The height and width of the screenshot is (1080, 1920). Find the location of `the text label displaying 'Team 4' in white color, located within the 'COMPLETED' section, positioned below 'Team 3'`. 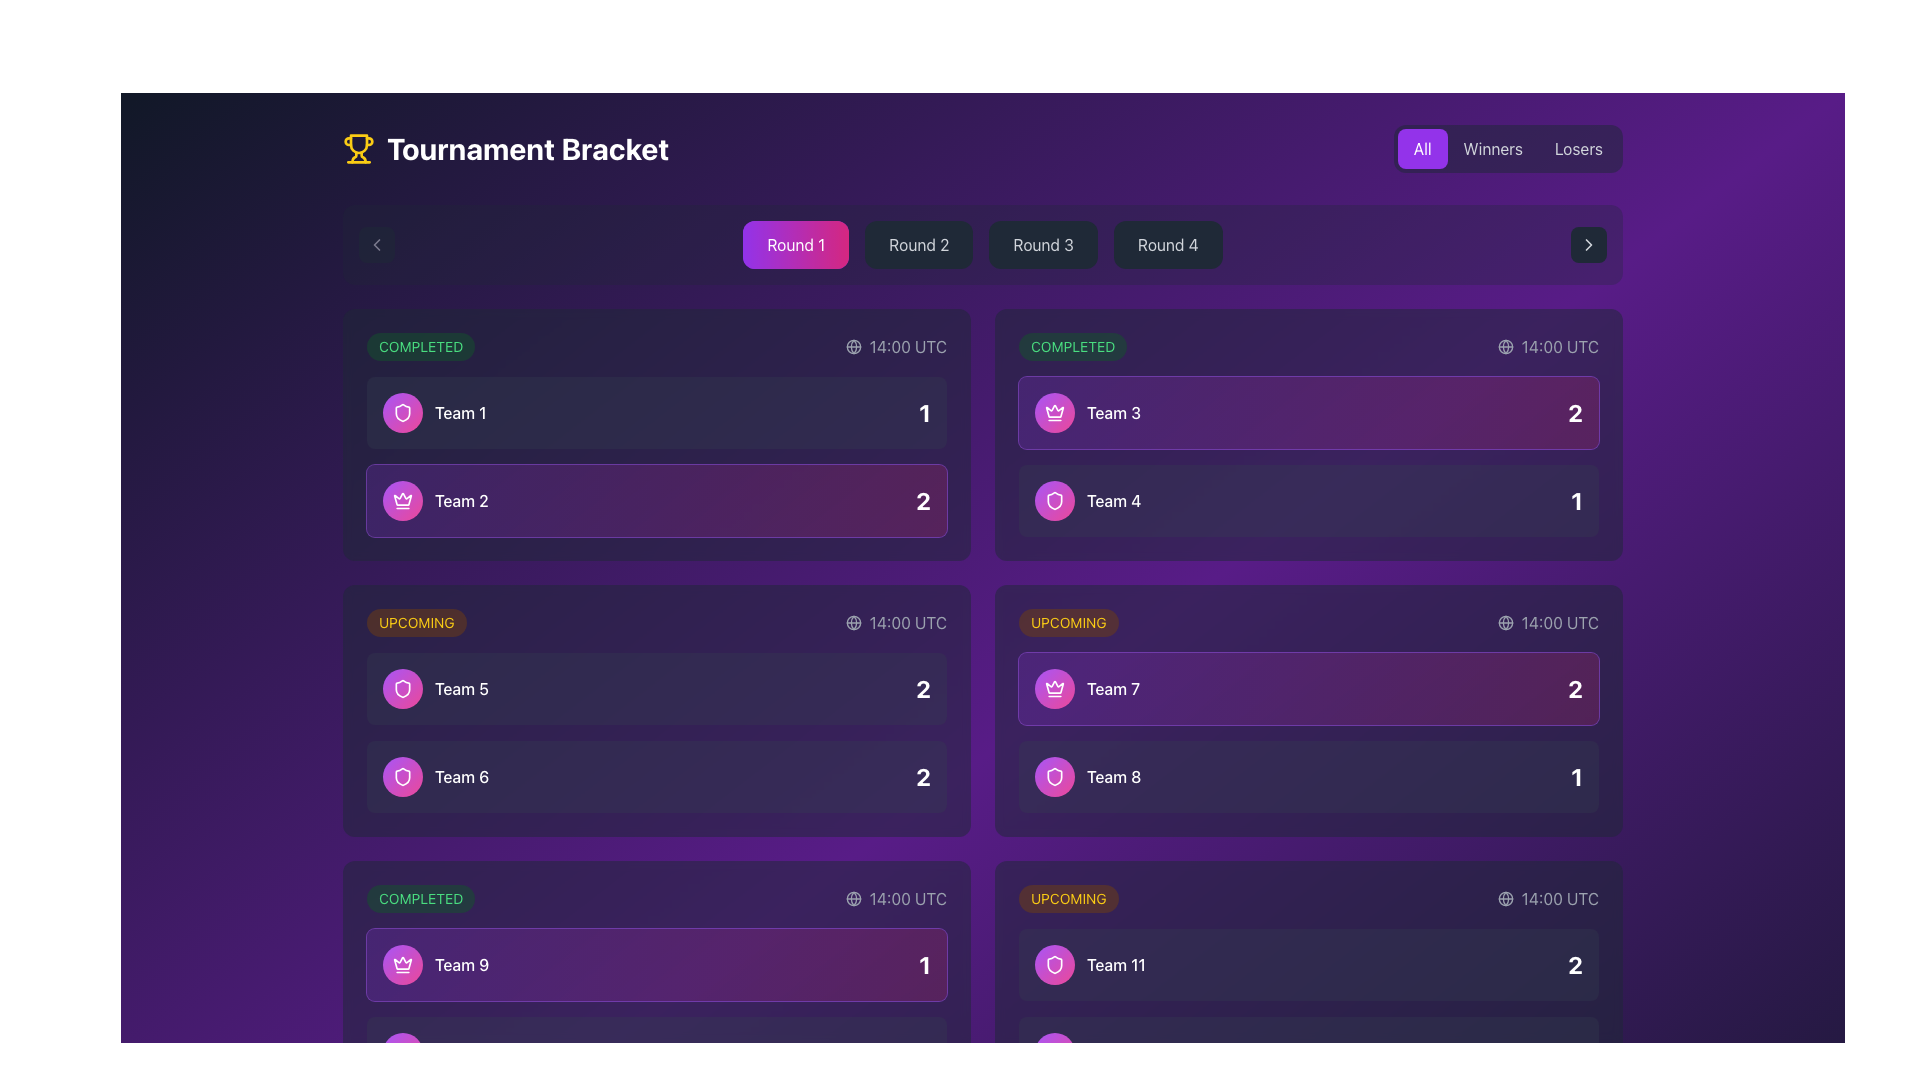

the text label displaying 'Team 4' in white color, located within the 'COMPLETED' section, positioned below 'Team 3' is located at coordinates (1113, 500).